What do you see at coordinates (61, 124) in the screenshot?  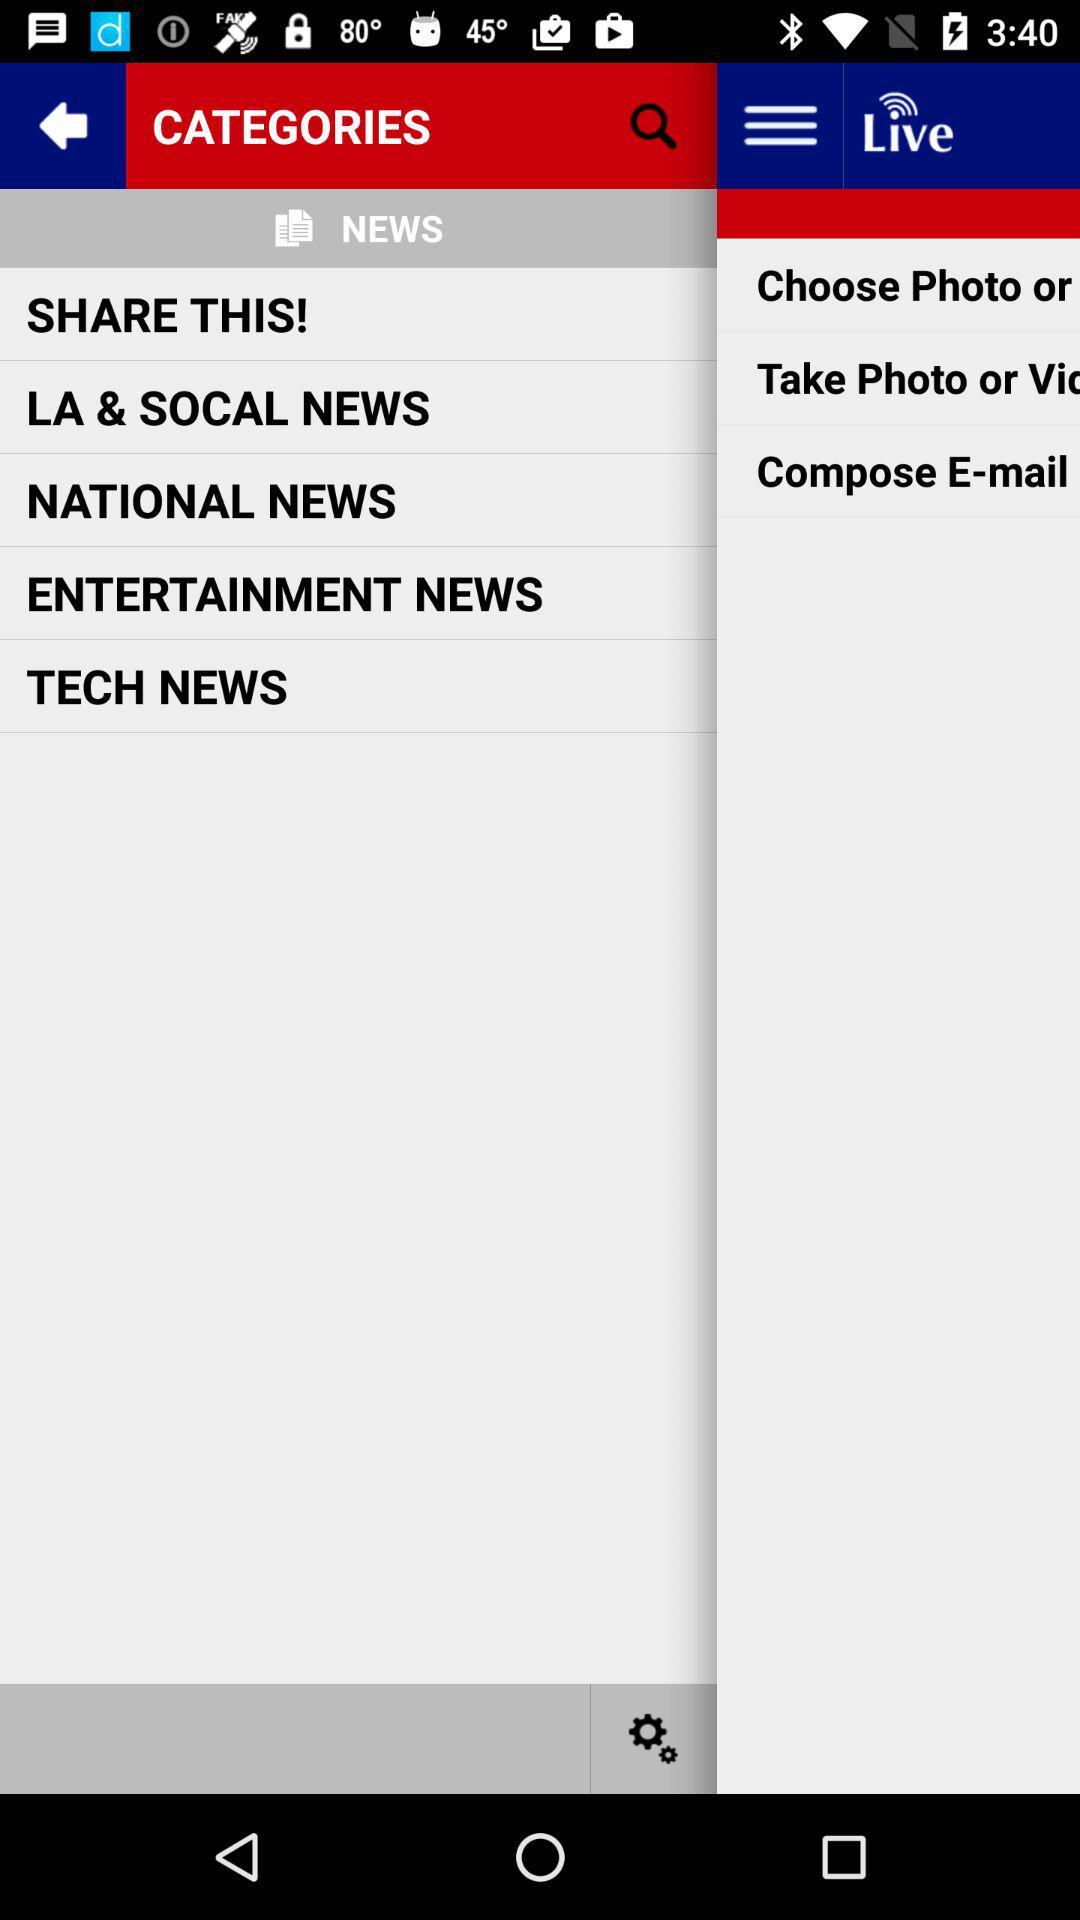 I see `go back` at bounding box center [61, 124].